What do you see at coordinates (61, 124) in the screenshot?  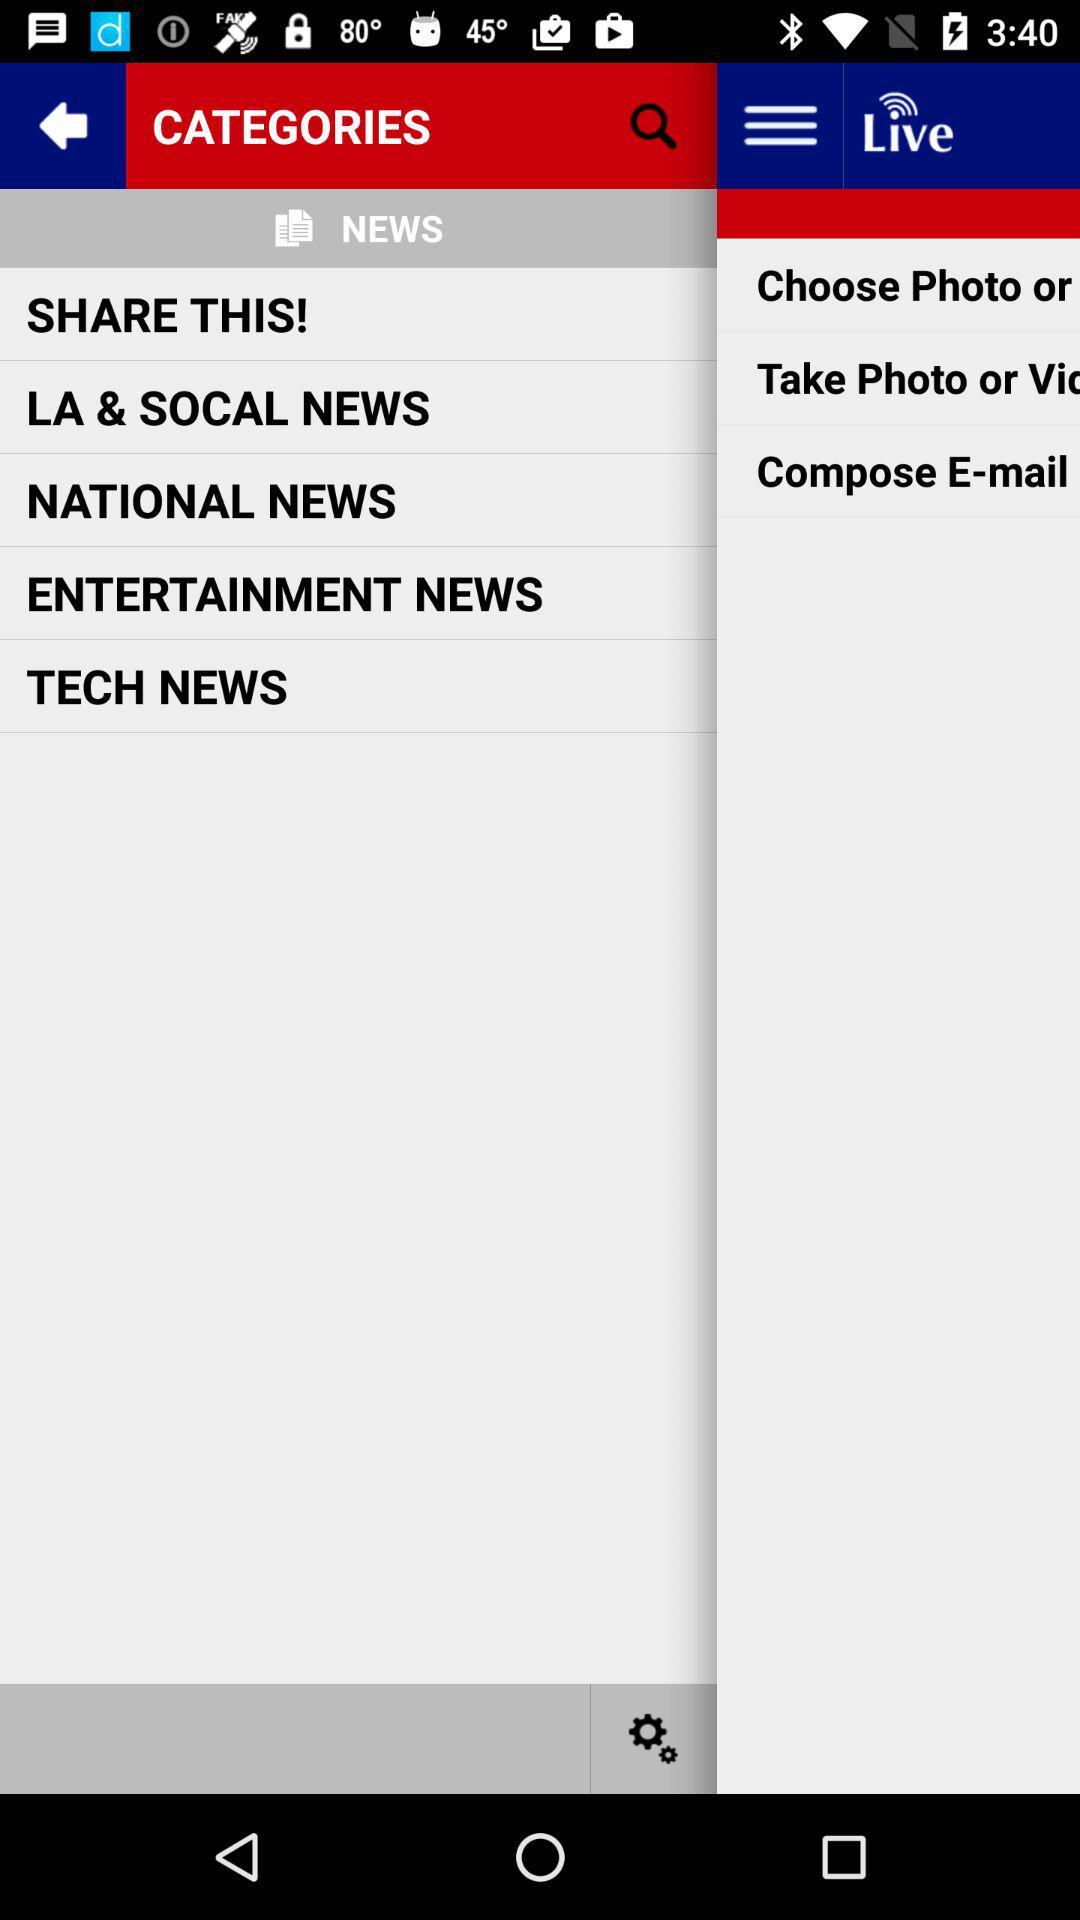 I see `go back` at bounding box center [61, 124].